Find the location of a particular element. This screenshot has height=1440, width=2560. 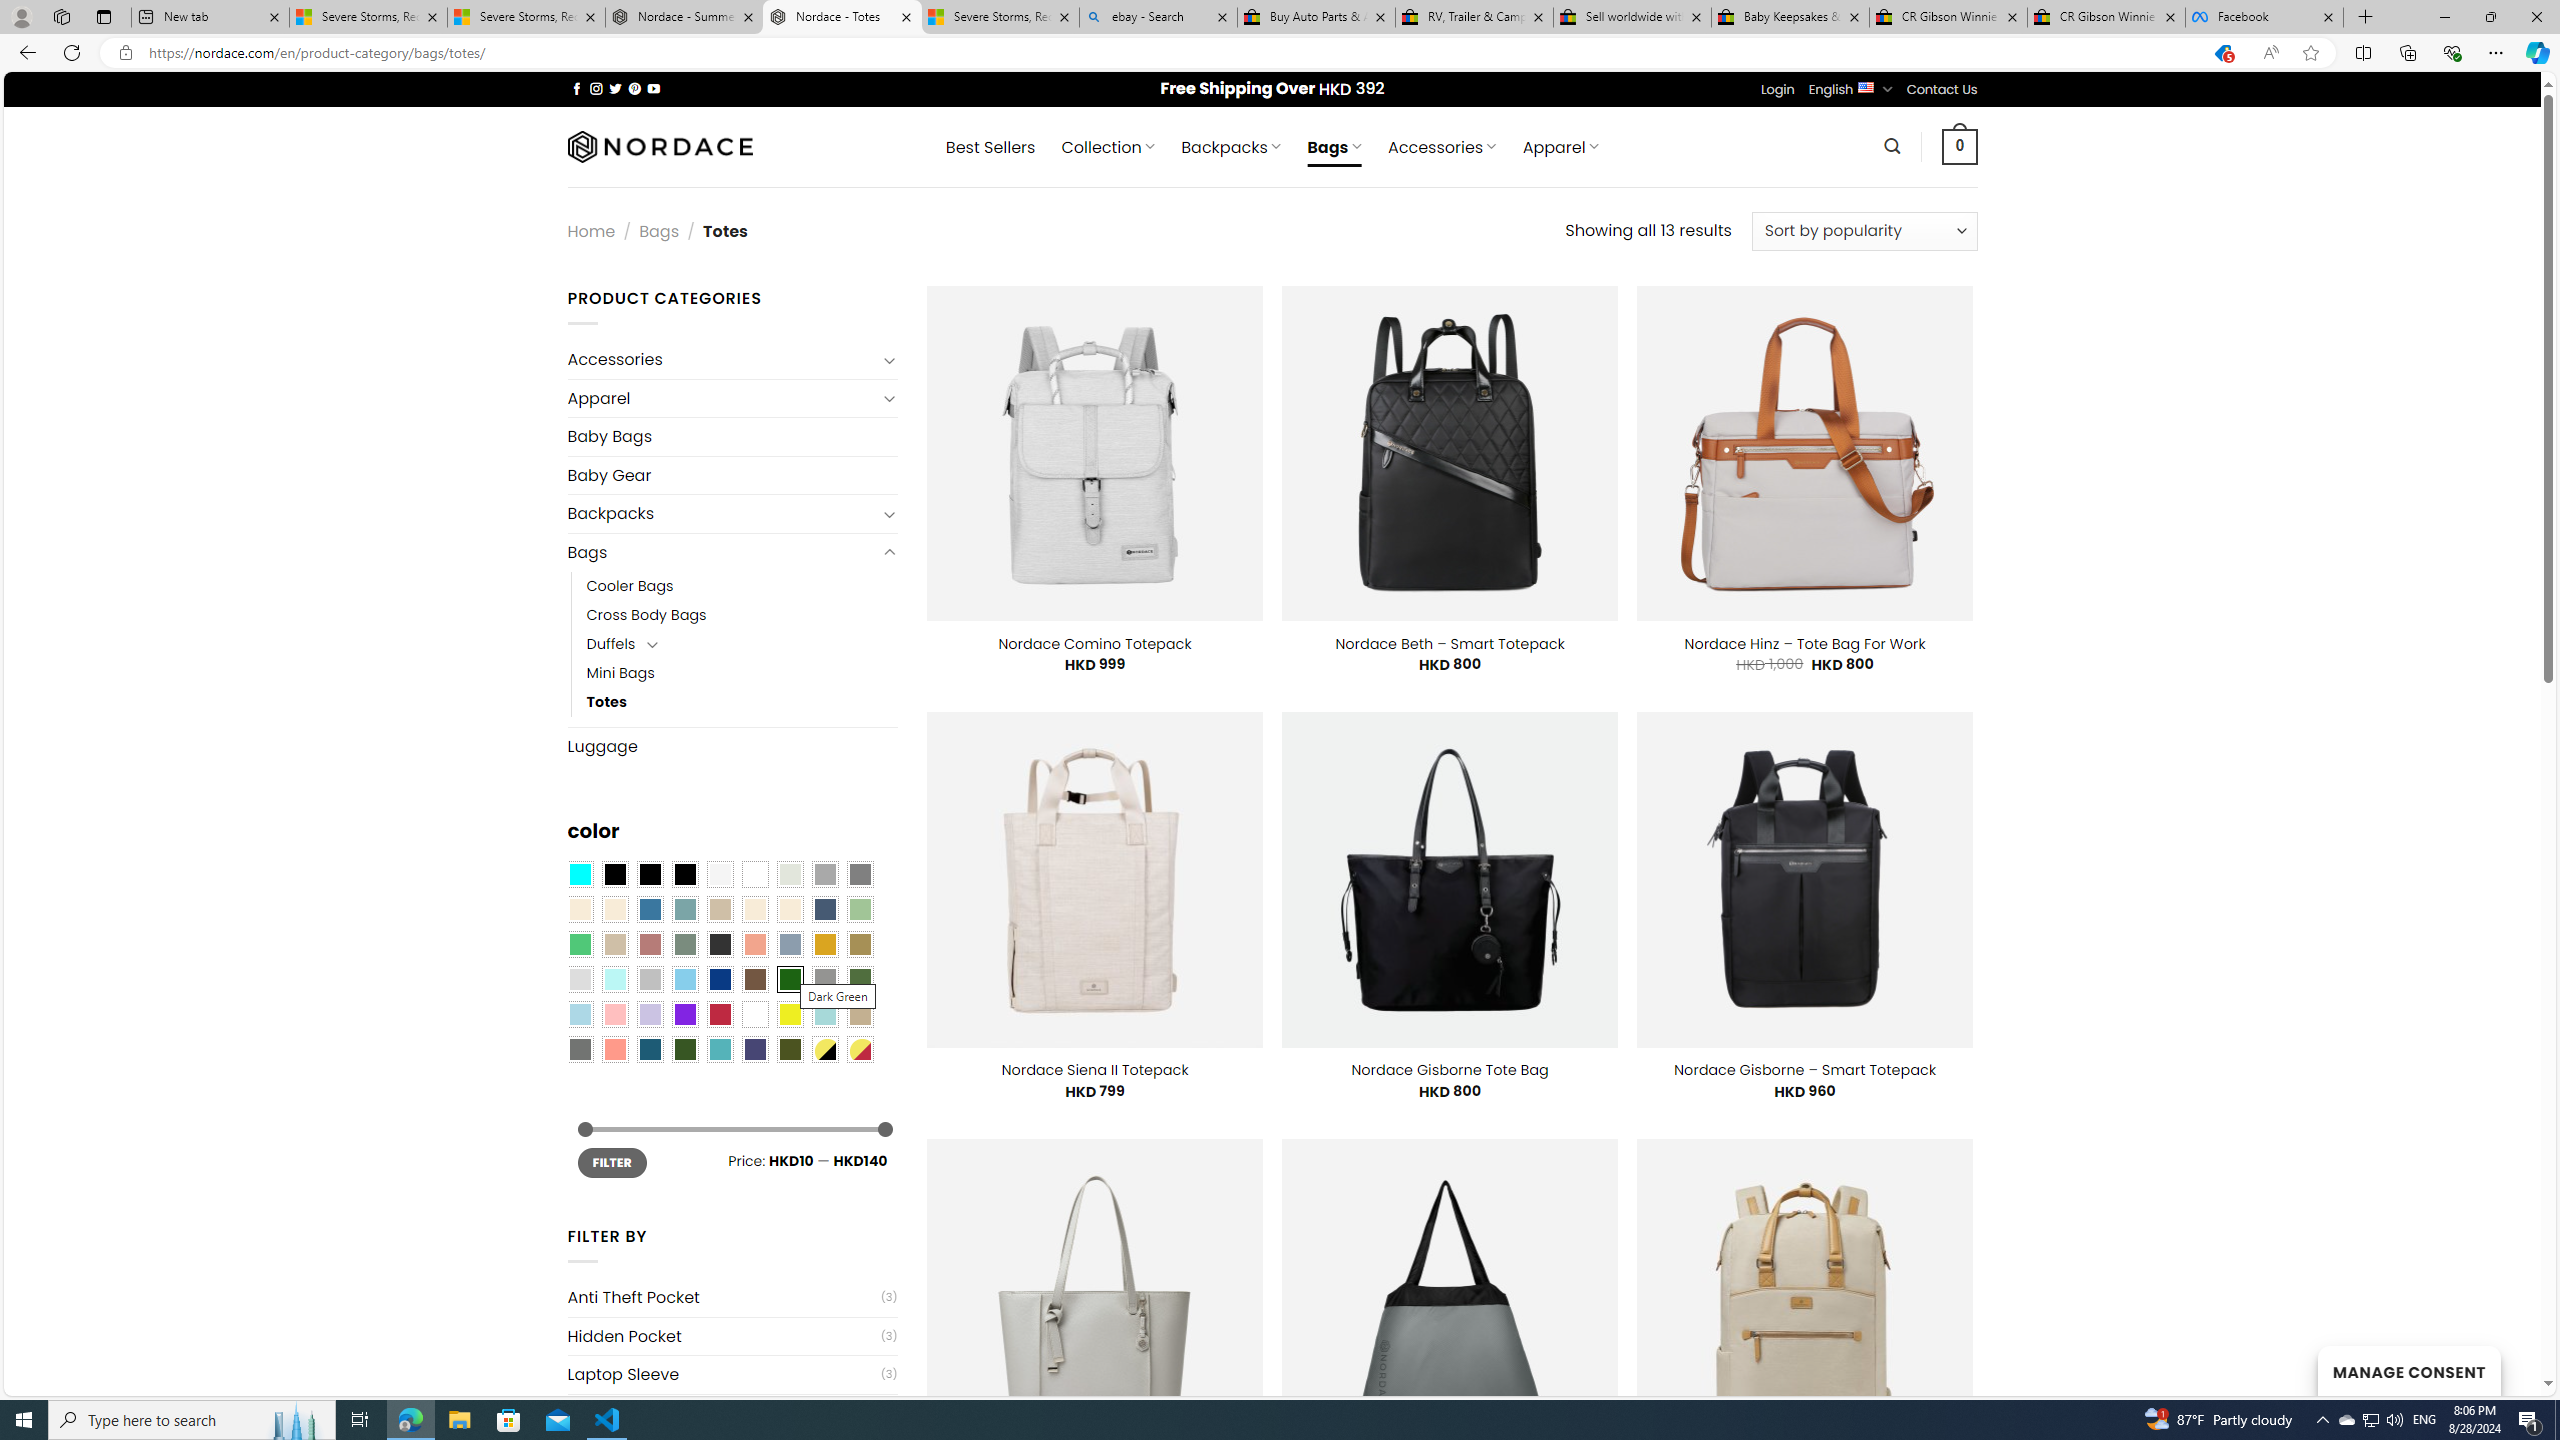

'Charcoal' is located at coordinates (718, 943).